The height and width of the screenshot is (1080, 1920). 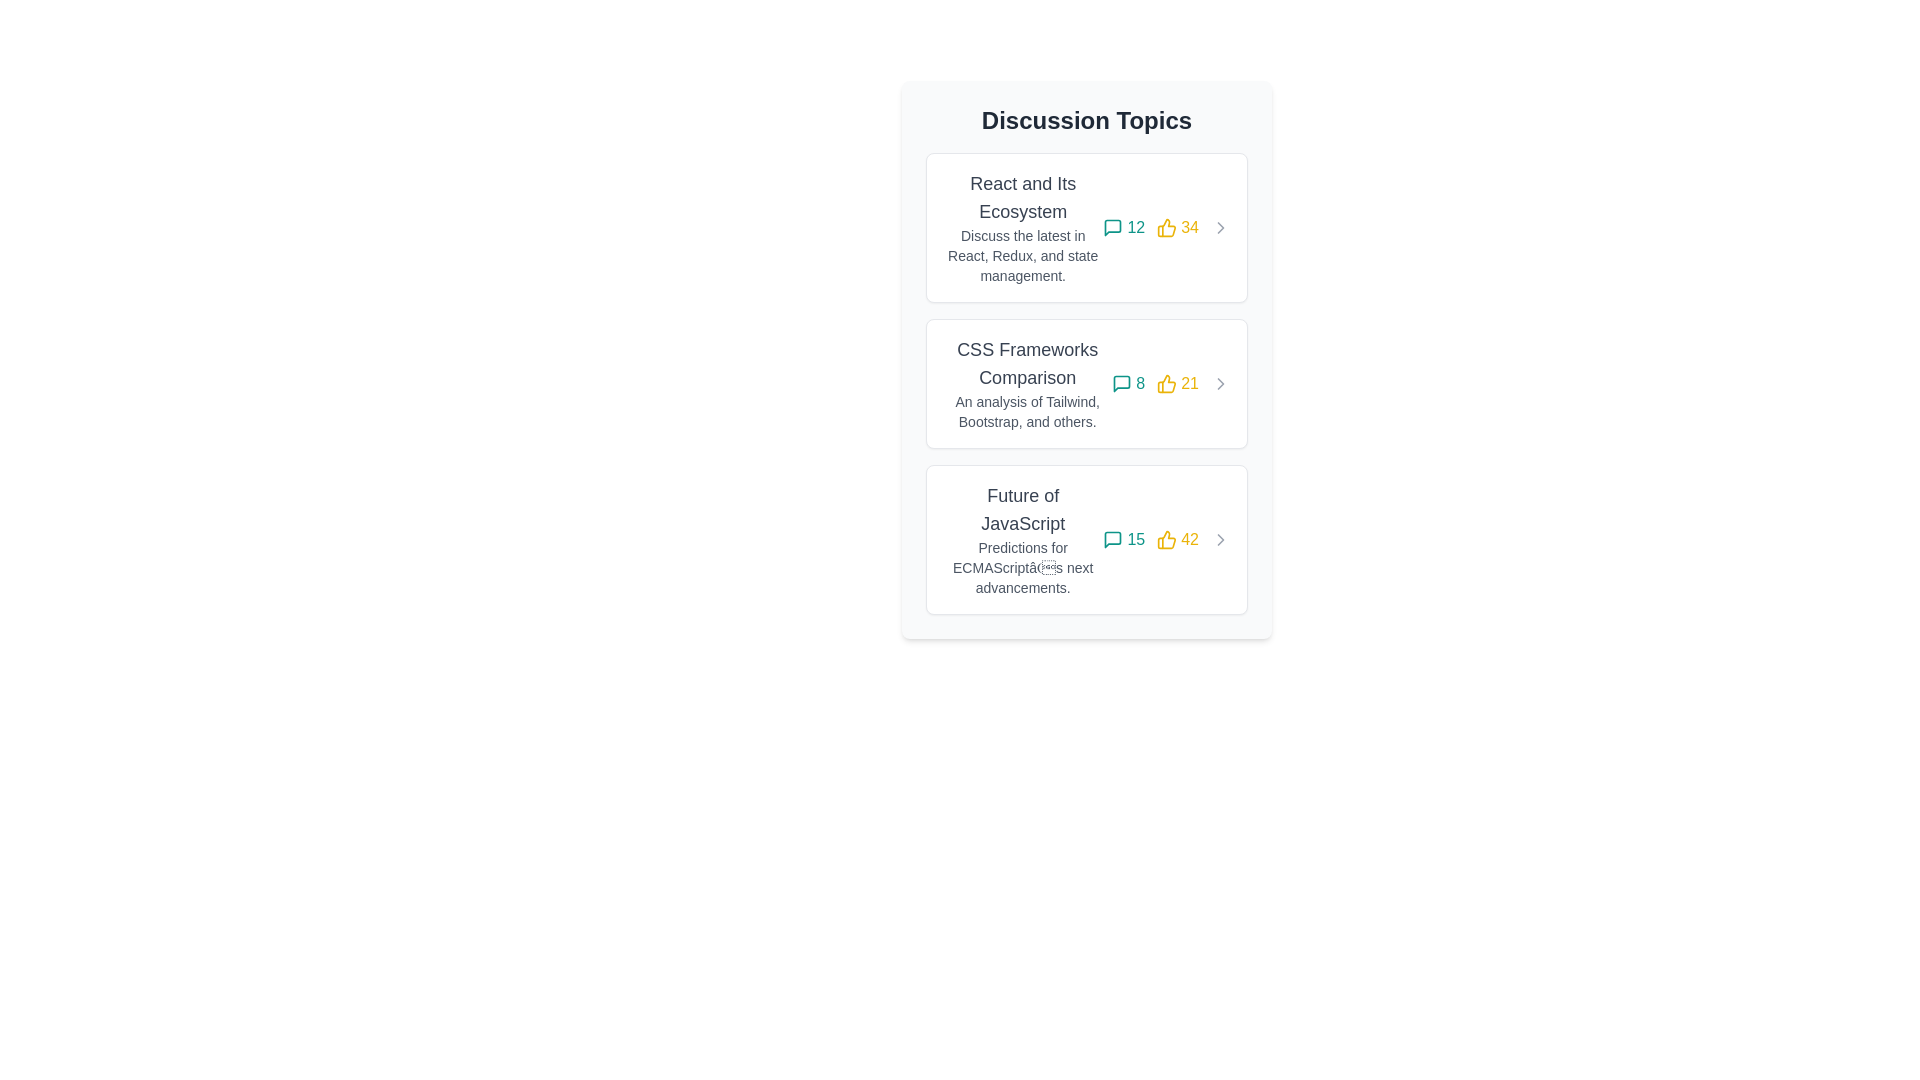 What do you see at coordinates (1027, 363) in the screenshot?
I see `the Text Display Element that serves as the heading 'CSS Frameworks Comparison', located in the center section of the page, in the second content card under the 'Discussion Topics' heading` at bounding box center [1027, 363].